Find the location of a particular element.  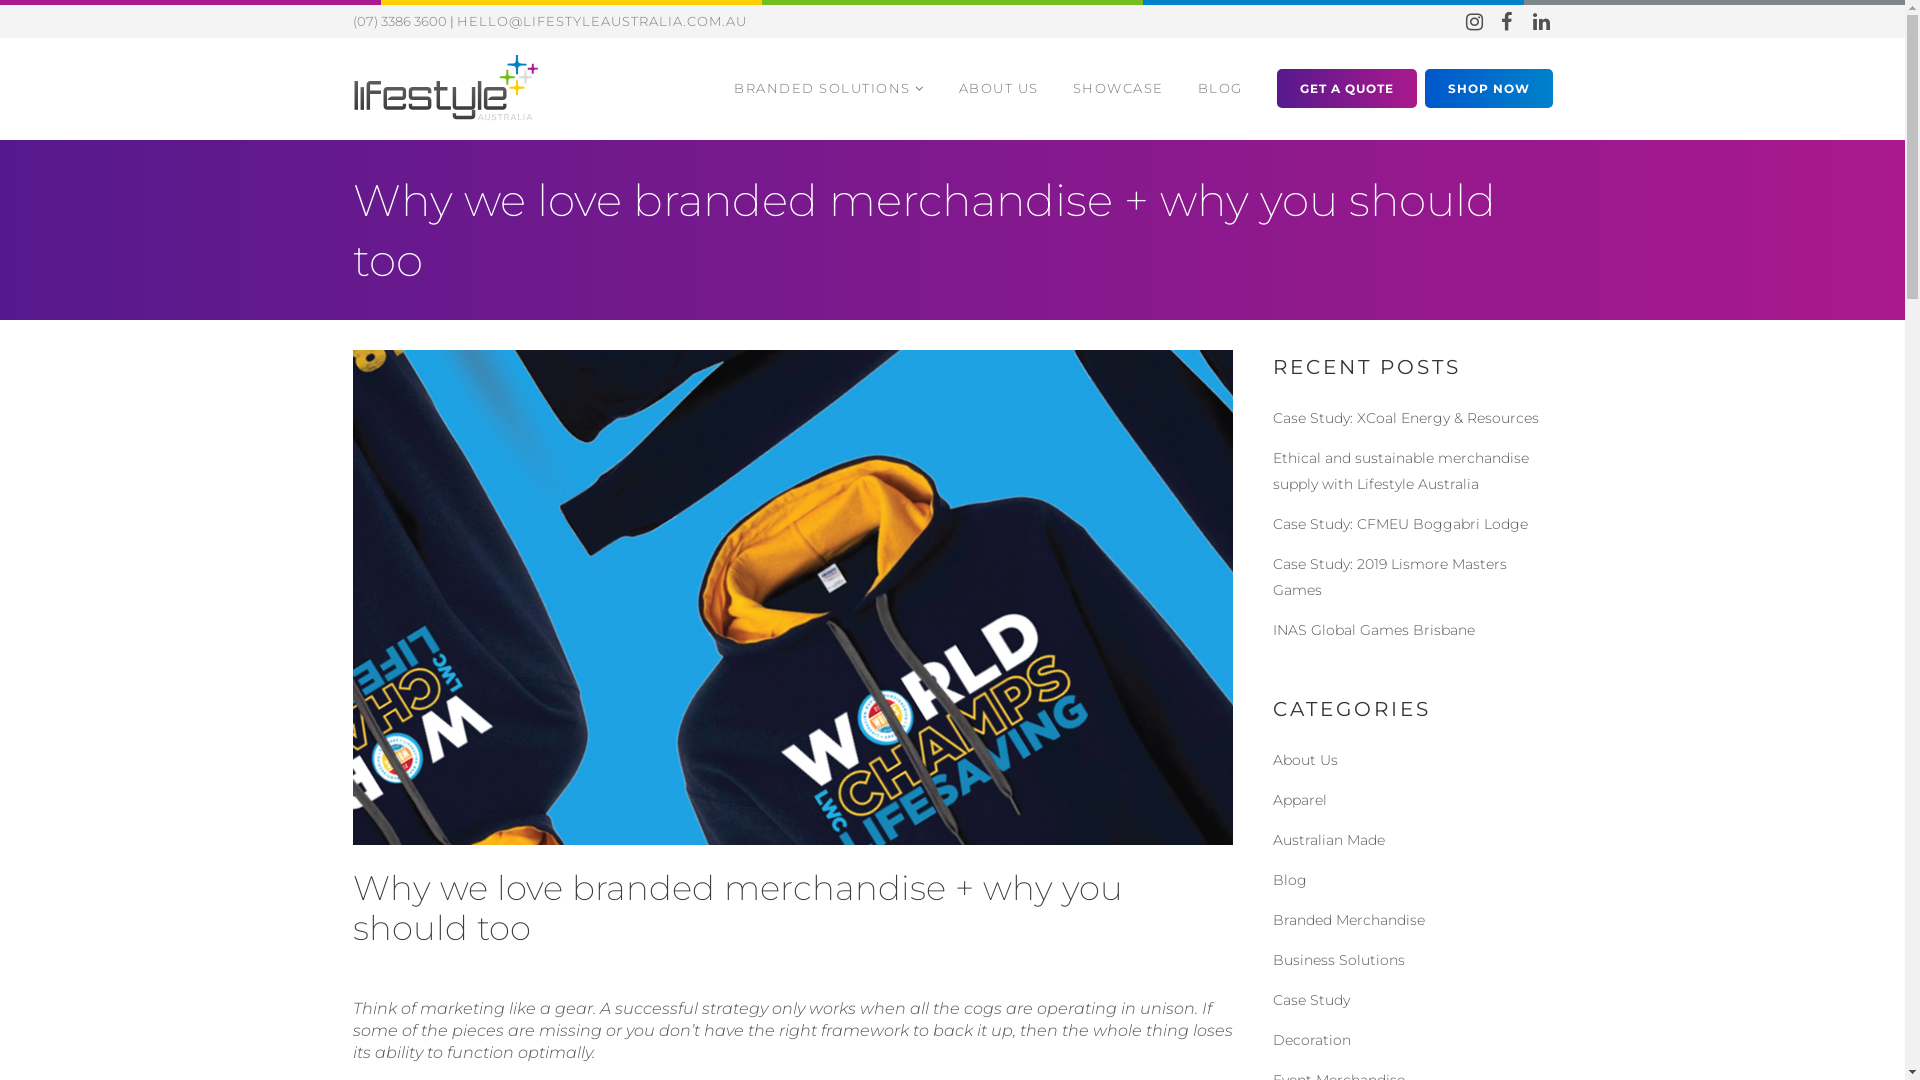

'Decoration' is located at coordinates (1310, 1039).